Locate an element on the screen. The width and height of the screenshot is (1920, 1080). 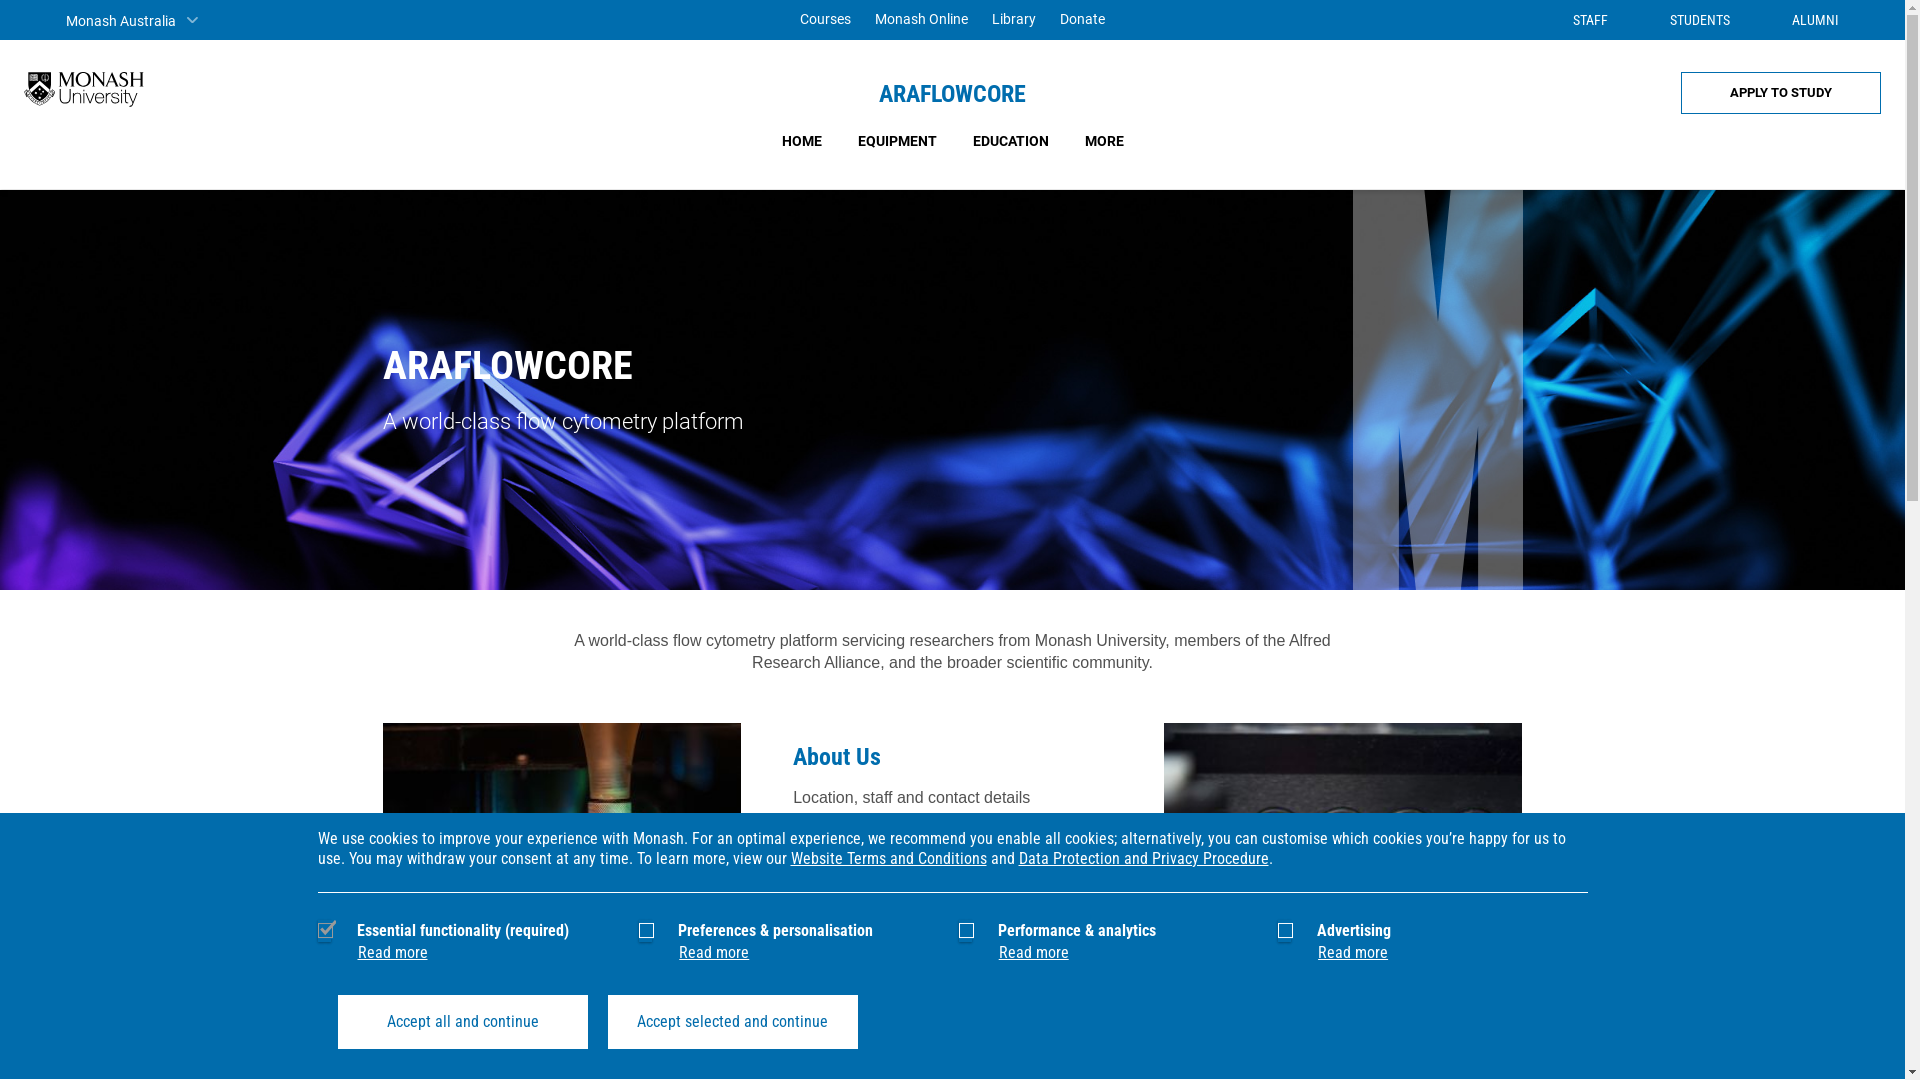
'ALUMNI' is located at coordinates (1745, 19).